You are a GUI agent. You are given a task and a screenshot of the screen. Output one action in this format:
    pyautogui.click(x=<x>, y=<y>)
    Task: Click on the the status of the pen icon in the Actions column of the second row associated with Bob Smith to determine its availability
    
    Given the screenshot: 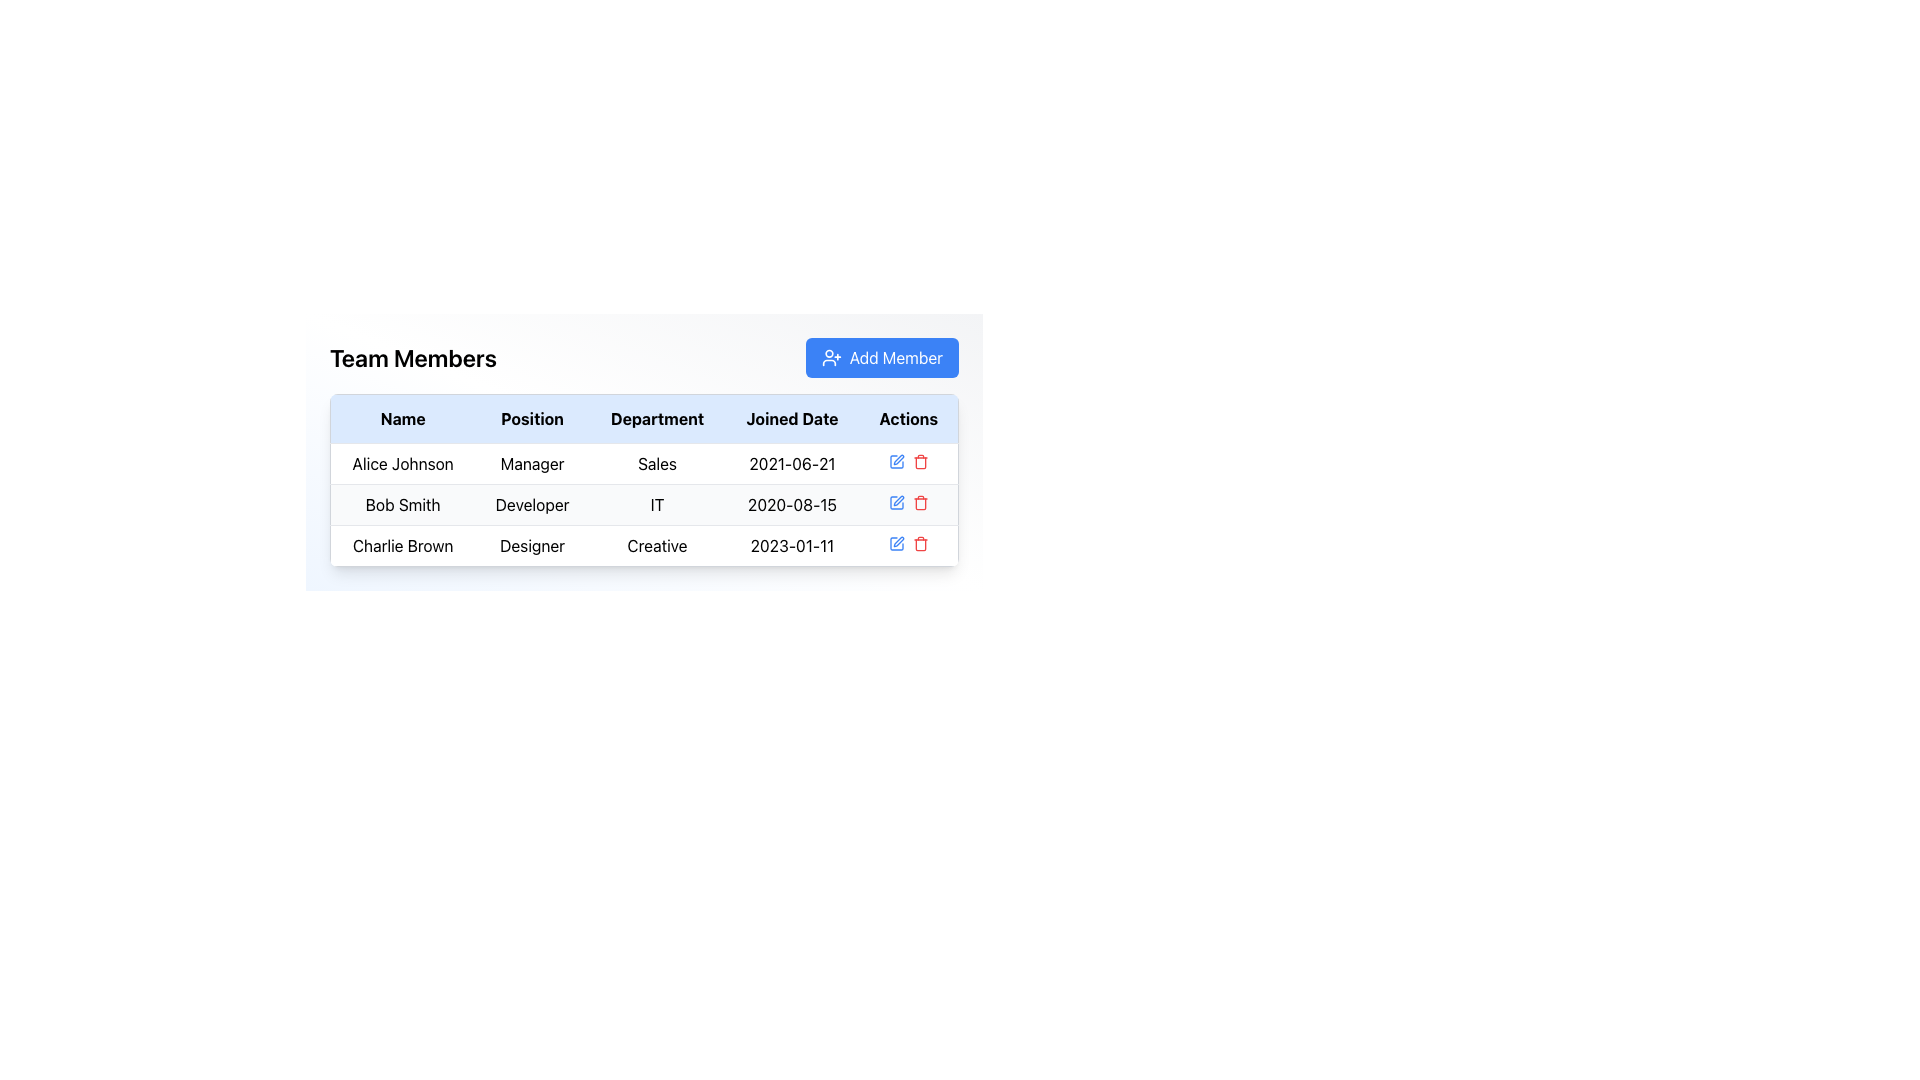 What is the action you would take?
    pyautogui.click(x=897, y=500)
    